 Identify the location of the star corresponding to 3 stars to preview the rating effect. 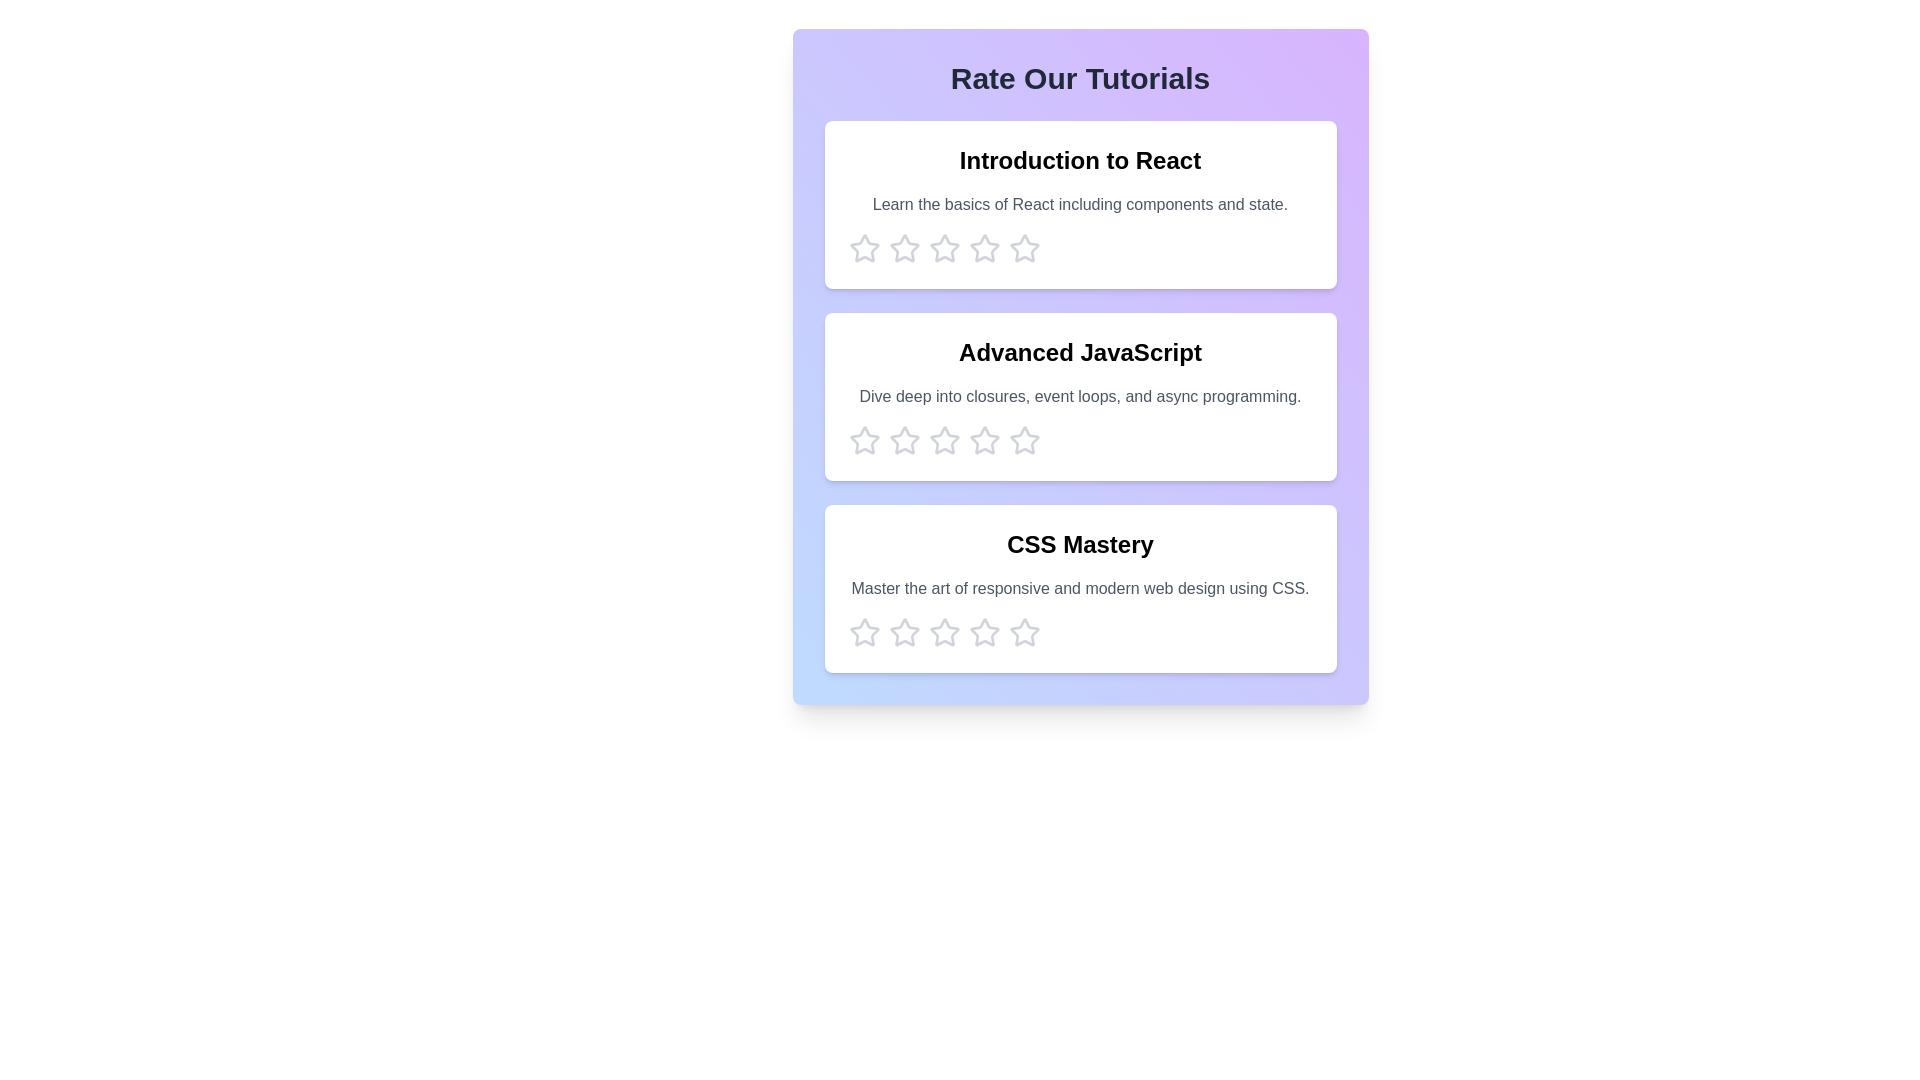
(943, 248).